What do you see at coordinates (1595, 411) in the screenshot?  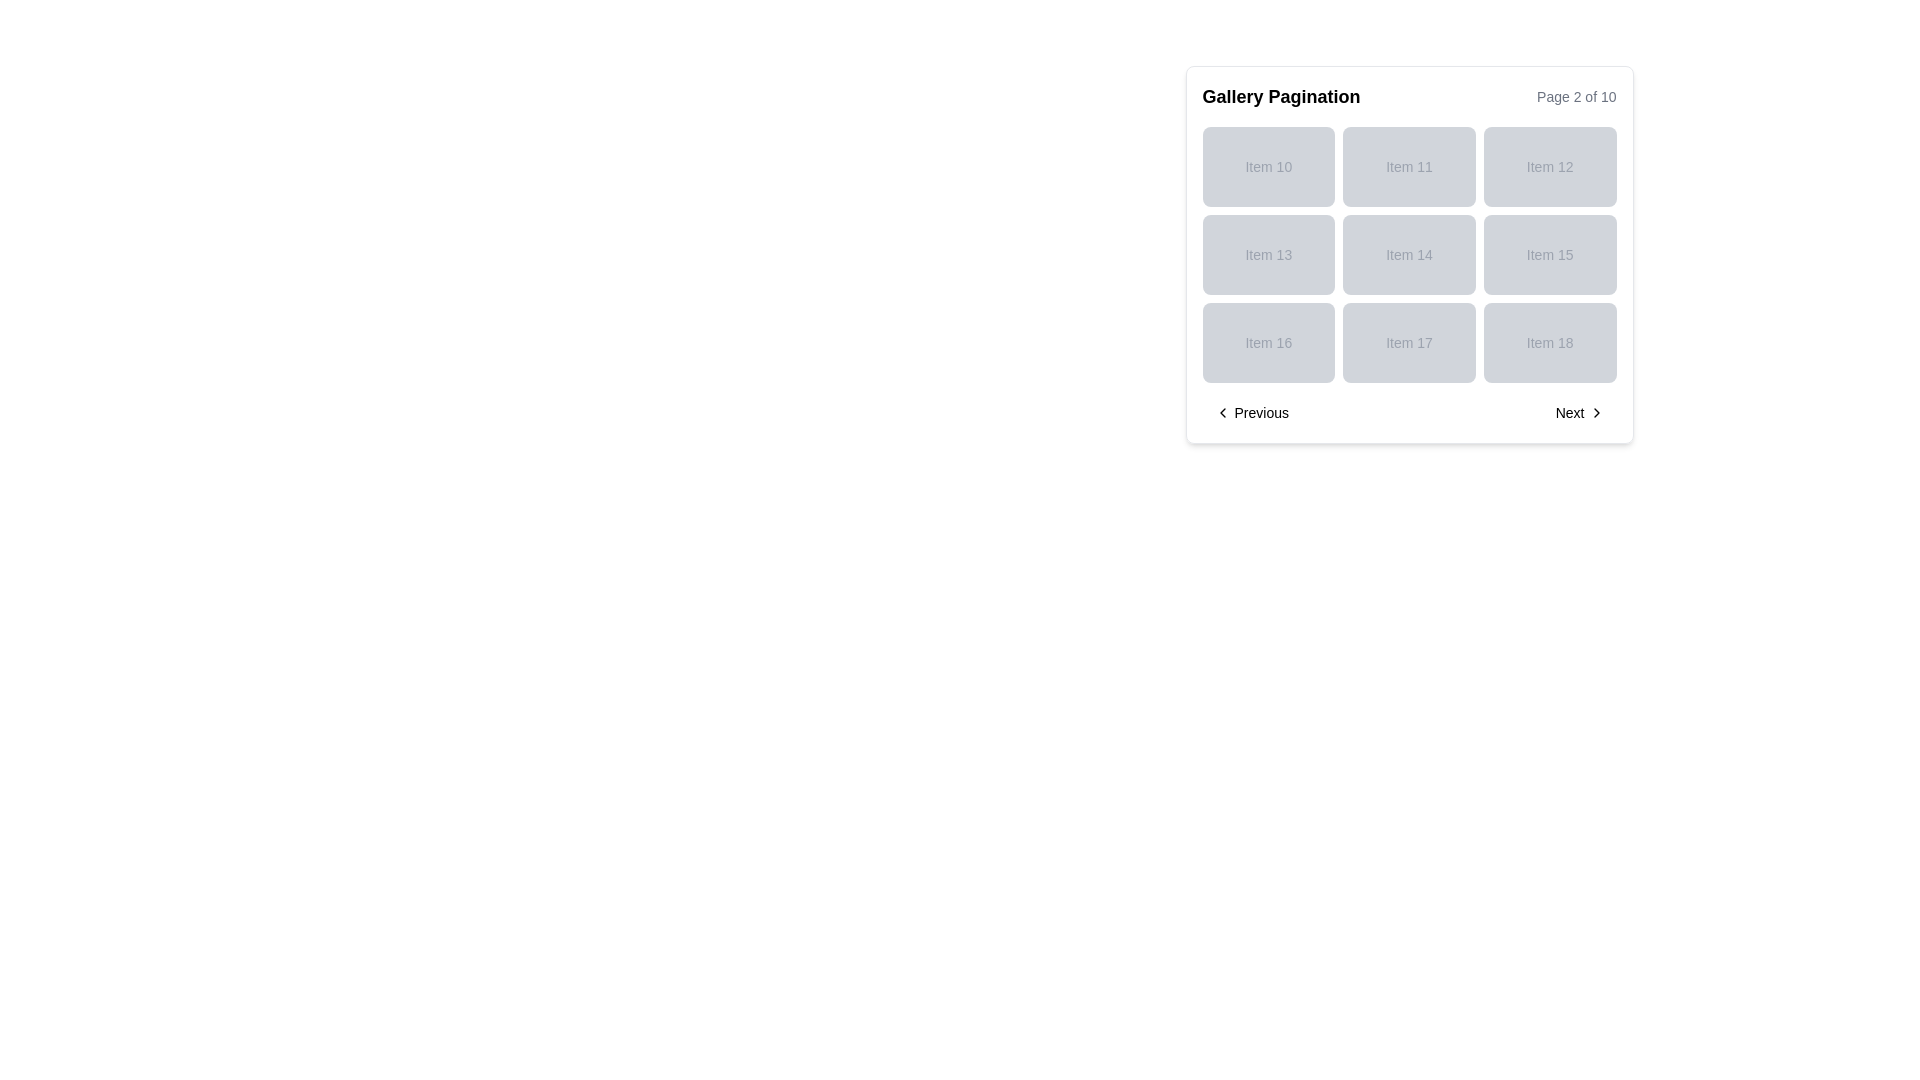 I see `the 'Next' button icon located at the bottom-right corner of the interface, which visually suggests forward navigation to the subsequent page` at bounding box center [1595, 411].